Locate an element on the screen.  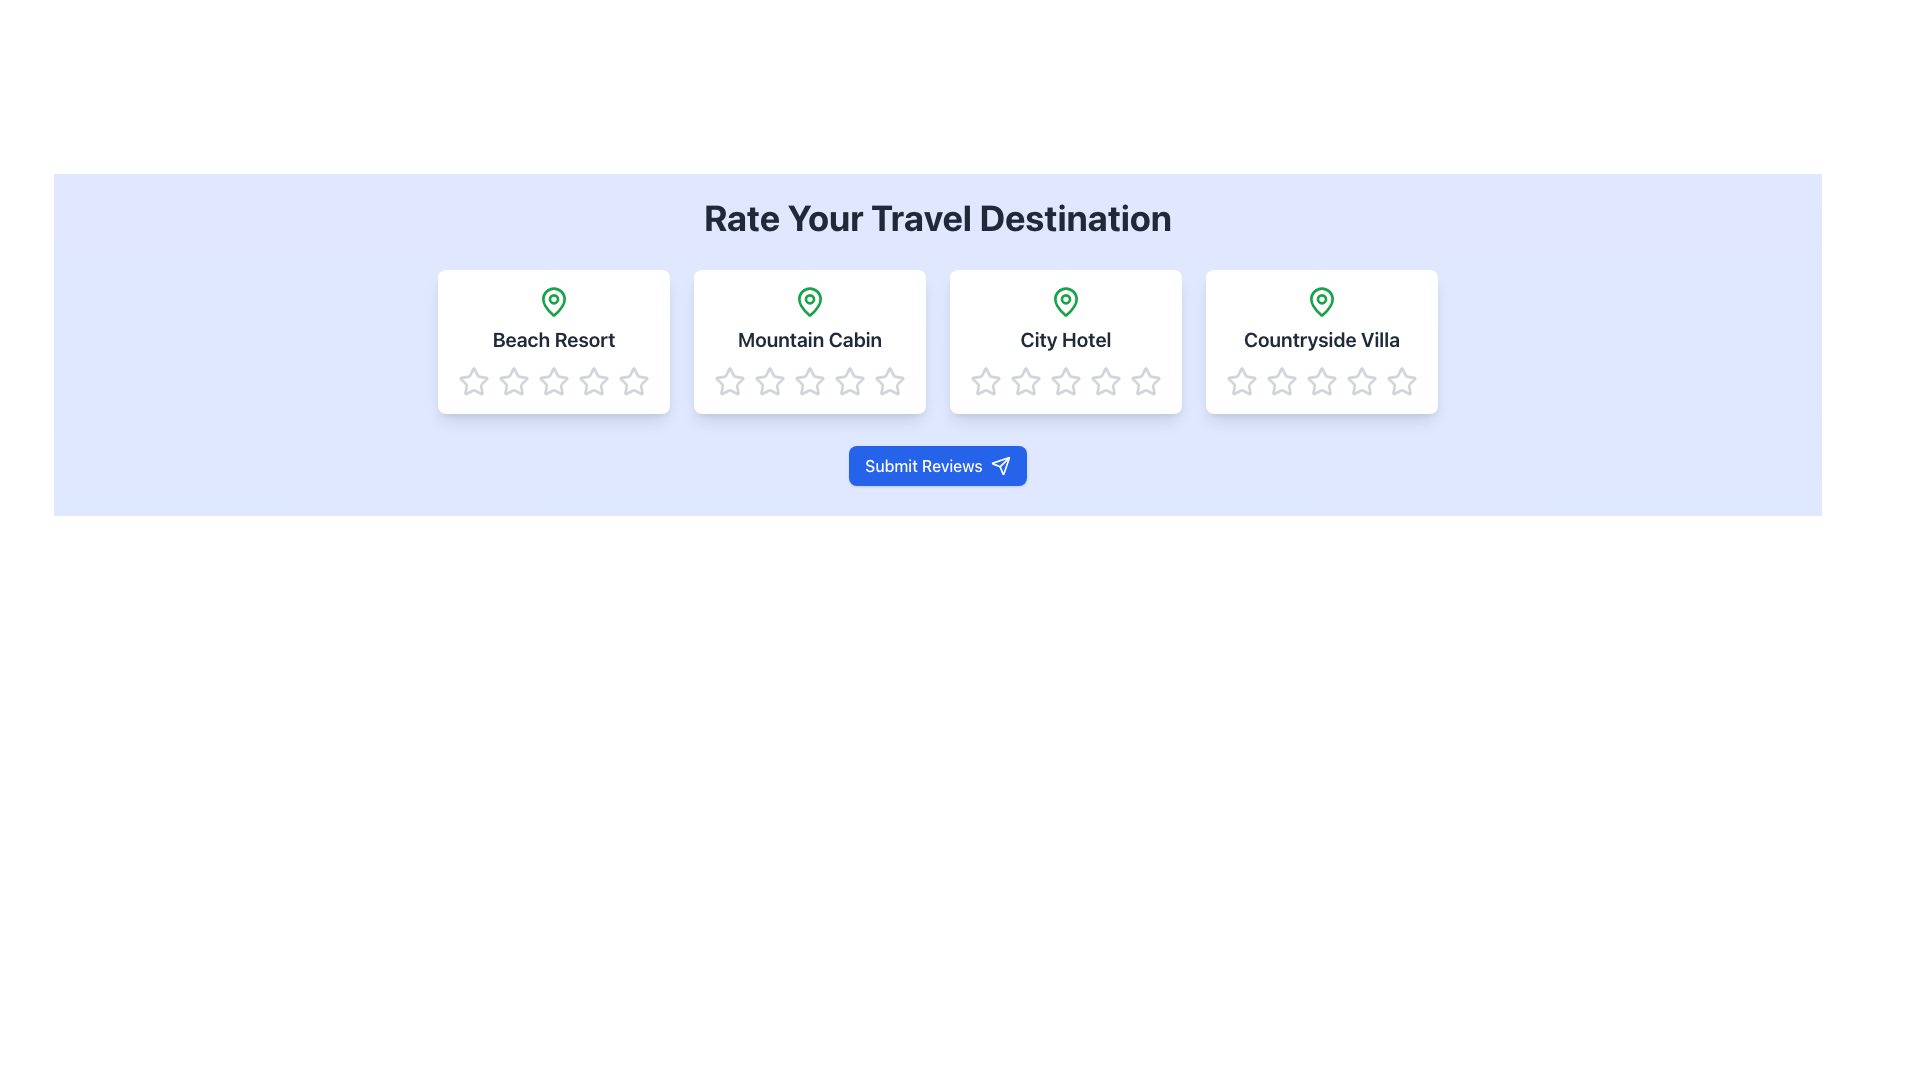
the fifth star icon in the rating interface to set the rating for the 'Countryside Villa' entry is located at coordinates (1400, 381).